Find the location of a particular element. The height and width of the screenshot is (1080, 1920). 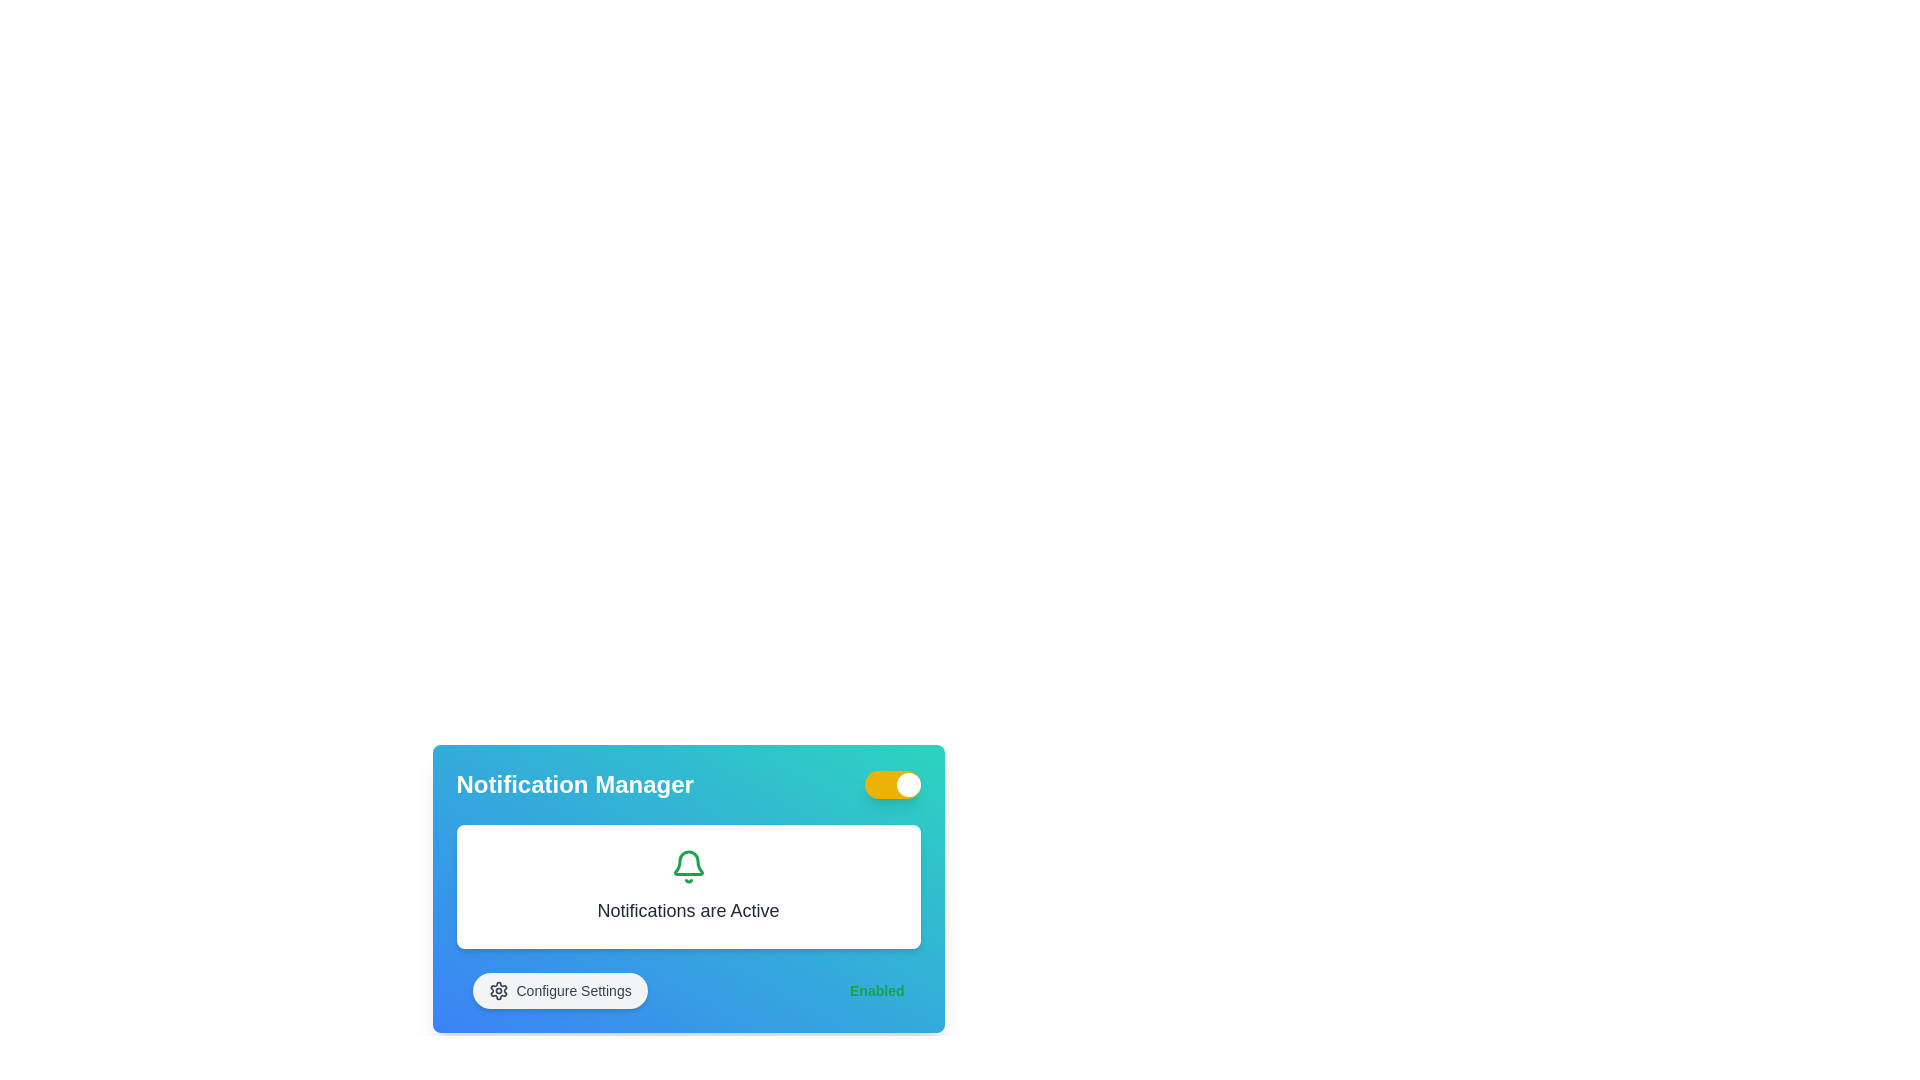

the 'Notification Manager' header with the integrated toggle switch is located at coordinates (688, 784).